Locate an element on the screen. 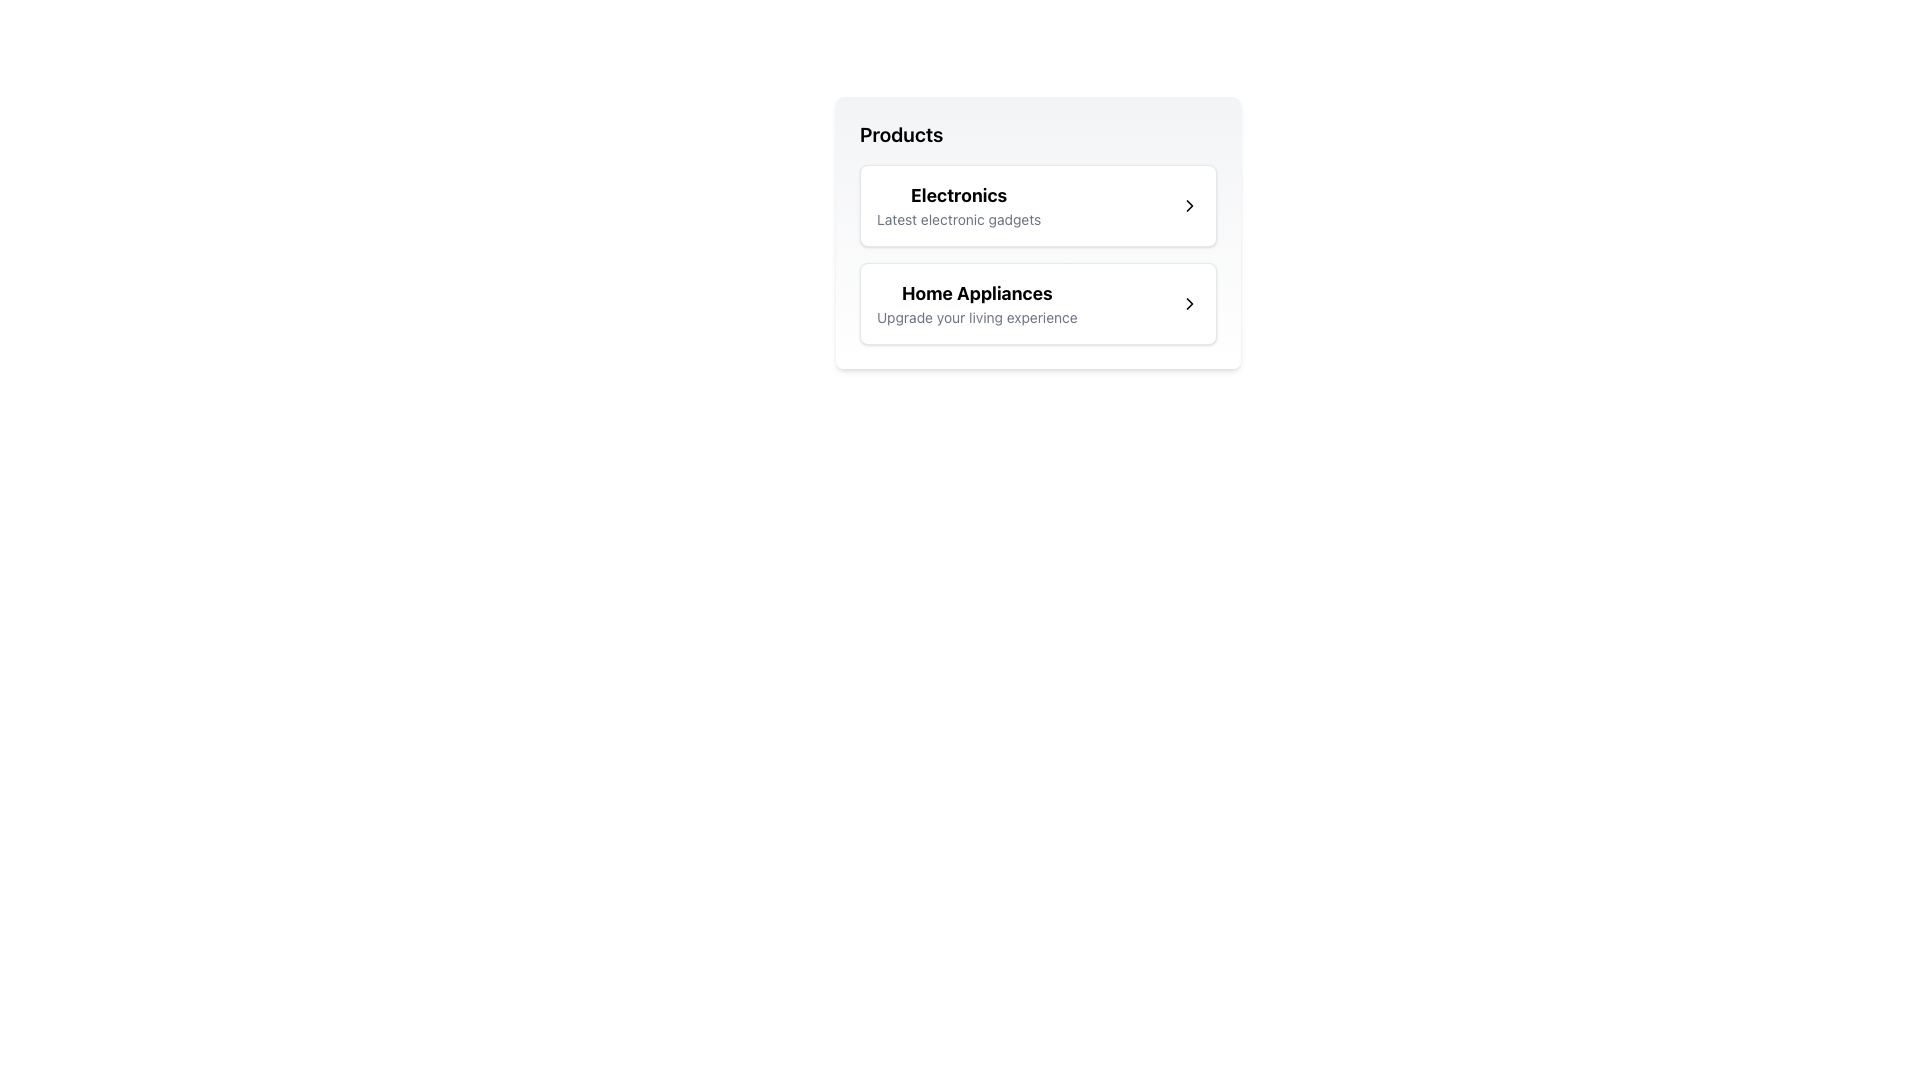 This screenshot has height=1080, width=1920. the 'Home Appliances' navigation list item, which features bold text and a rightward arrow icon is located at coordinates (1038, 304).